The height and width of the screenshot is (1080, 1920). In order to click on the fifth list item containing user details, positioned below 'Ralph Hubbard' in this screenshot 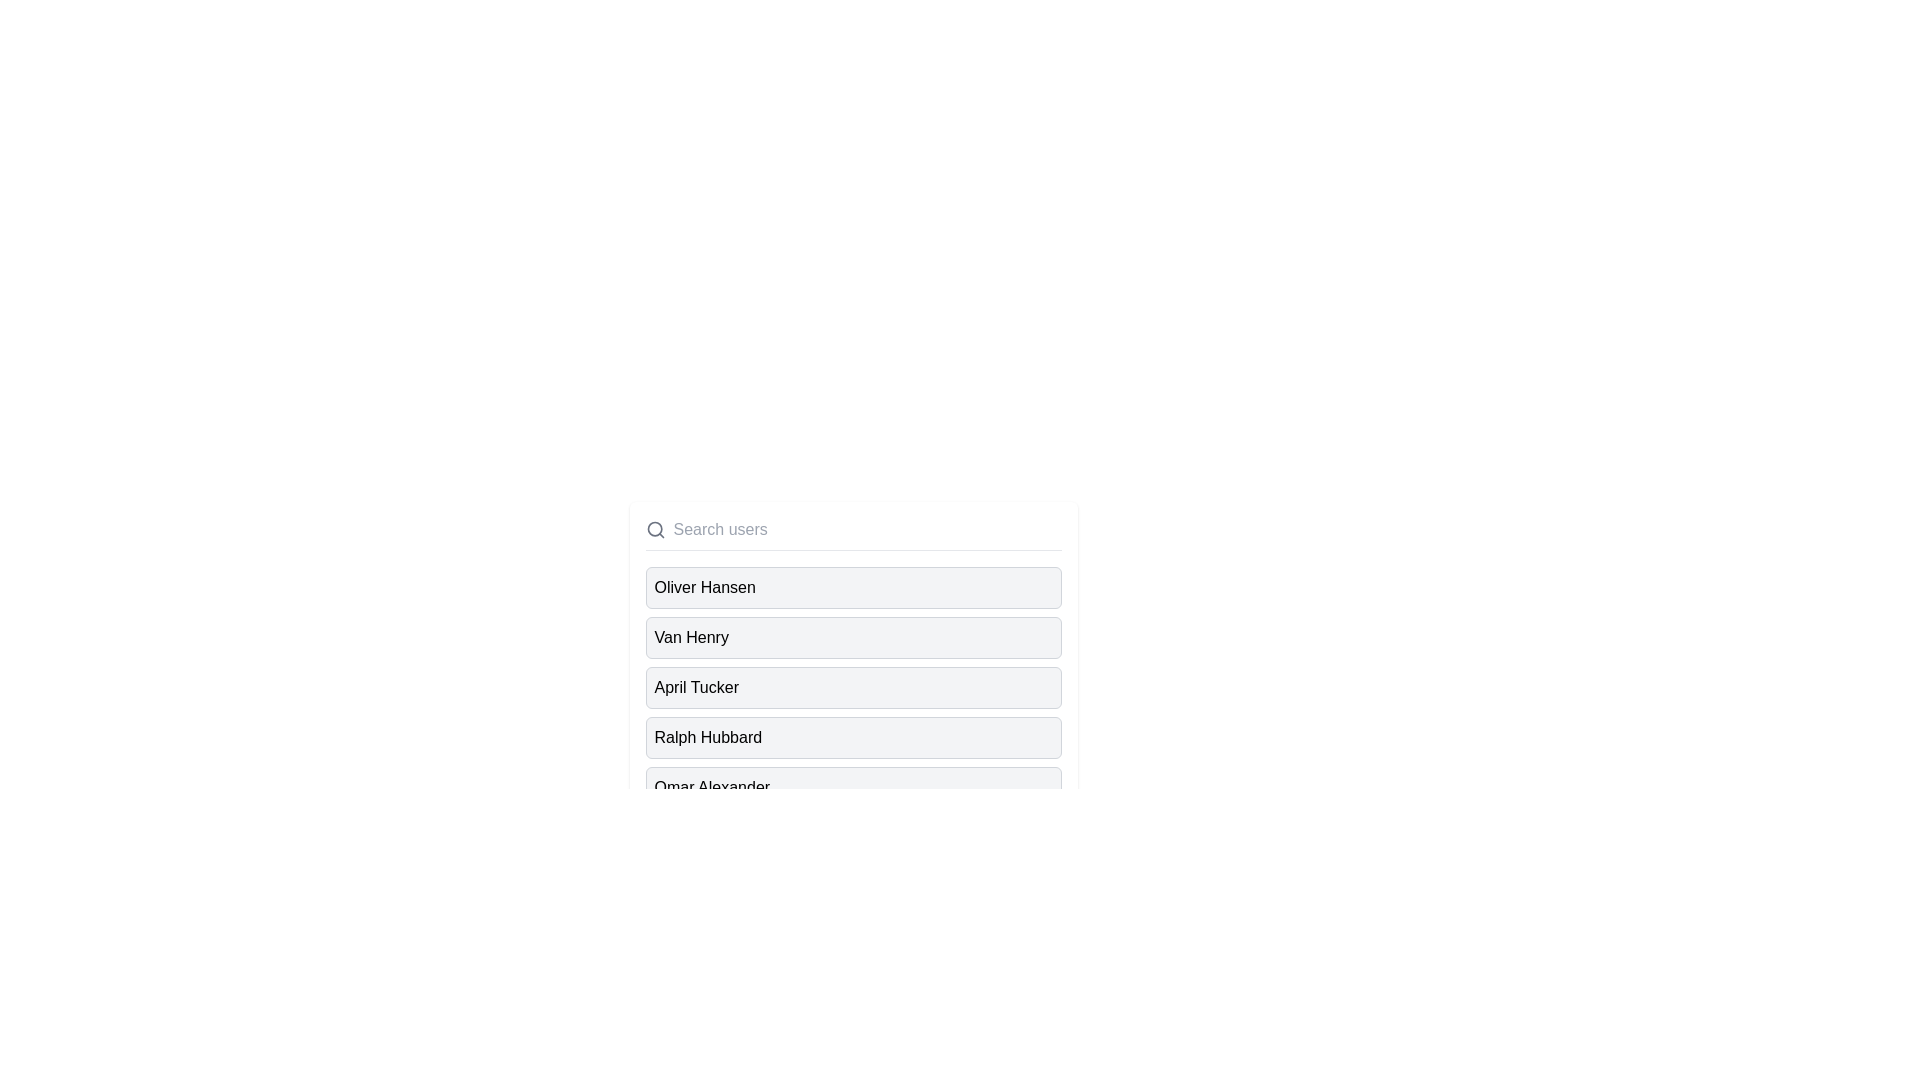, I will do `click(712, 786)`.